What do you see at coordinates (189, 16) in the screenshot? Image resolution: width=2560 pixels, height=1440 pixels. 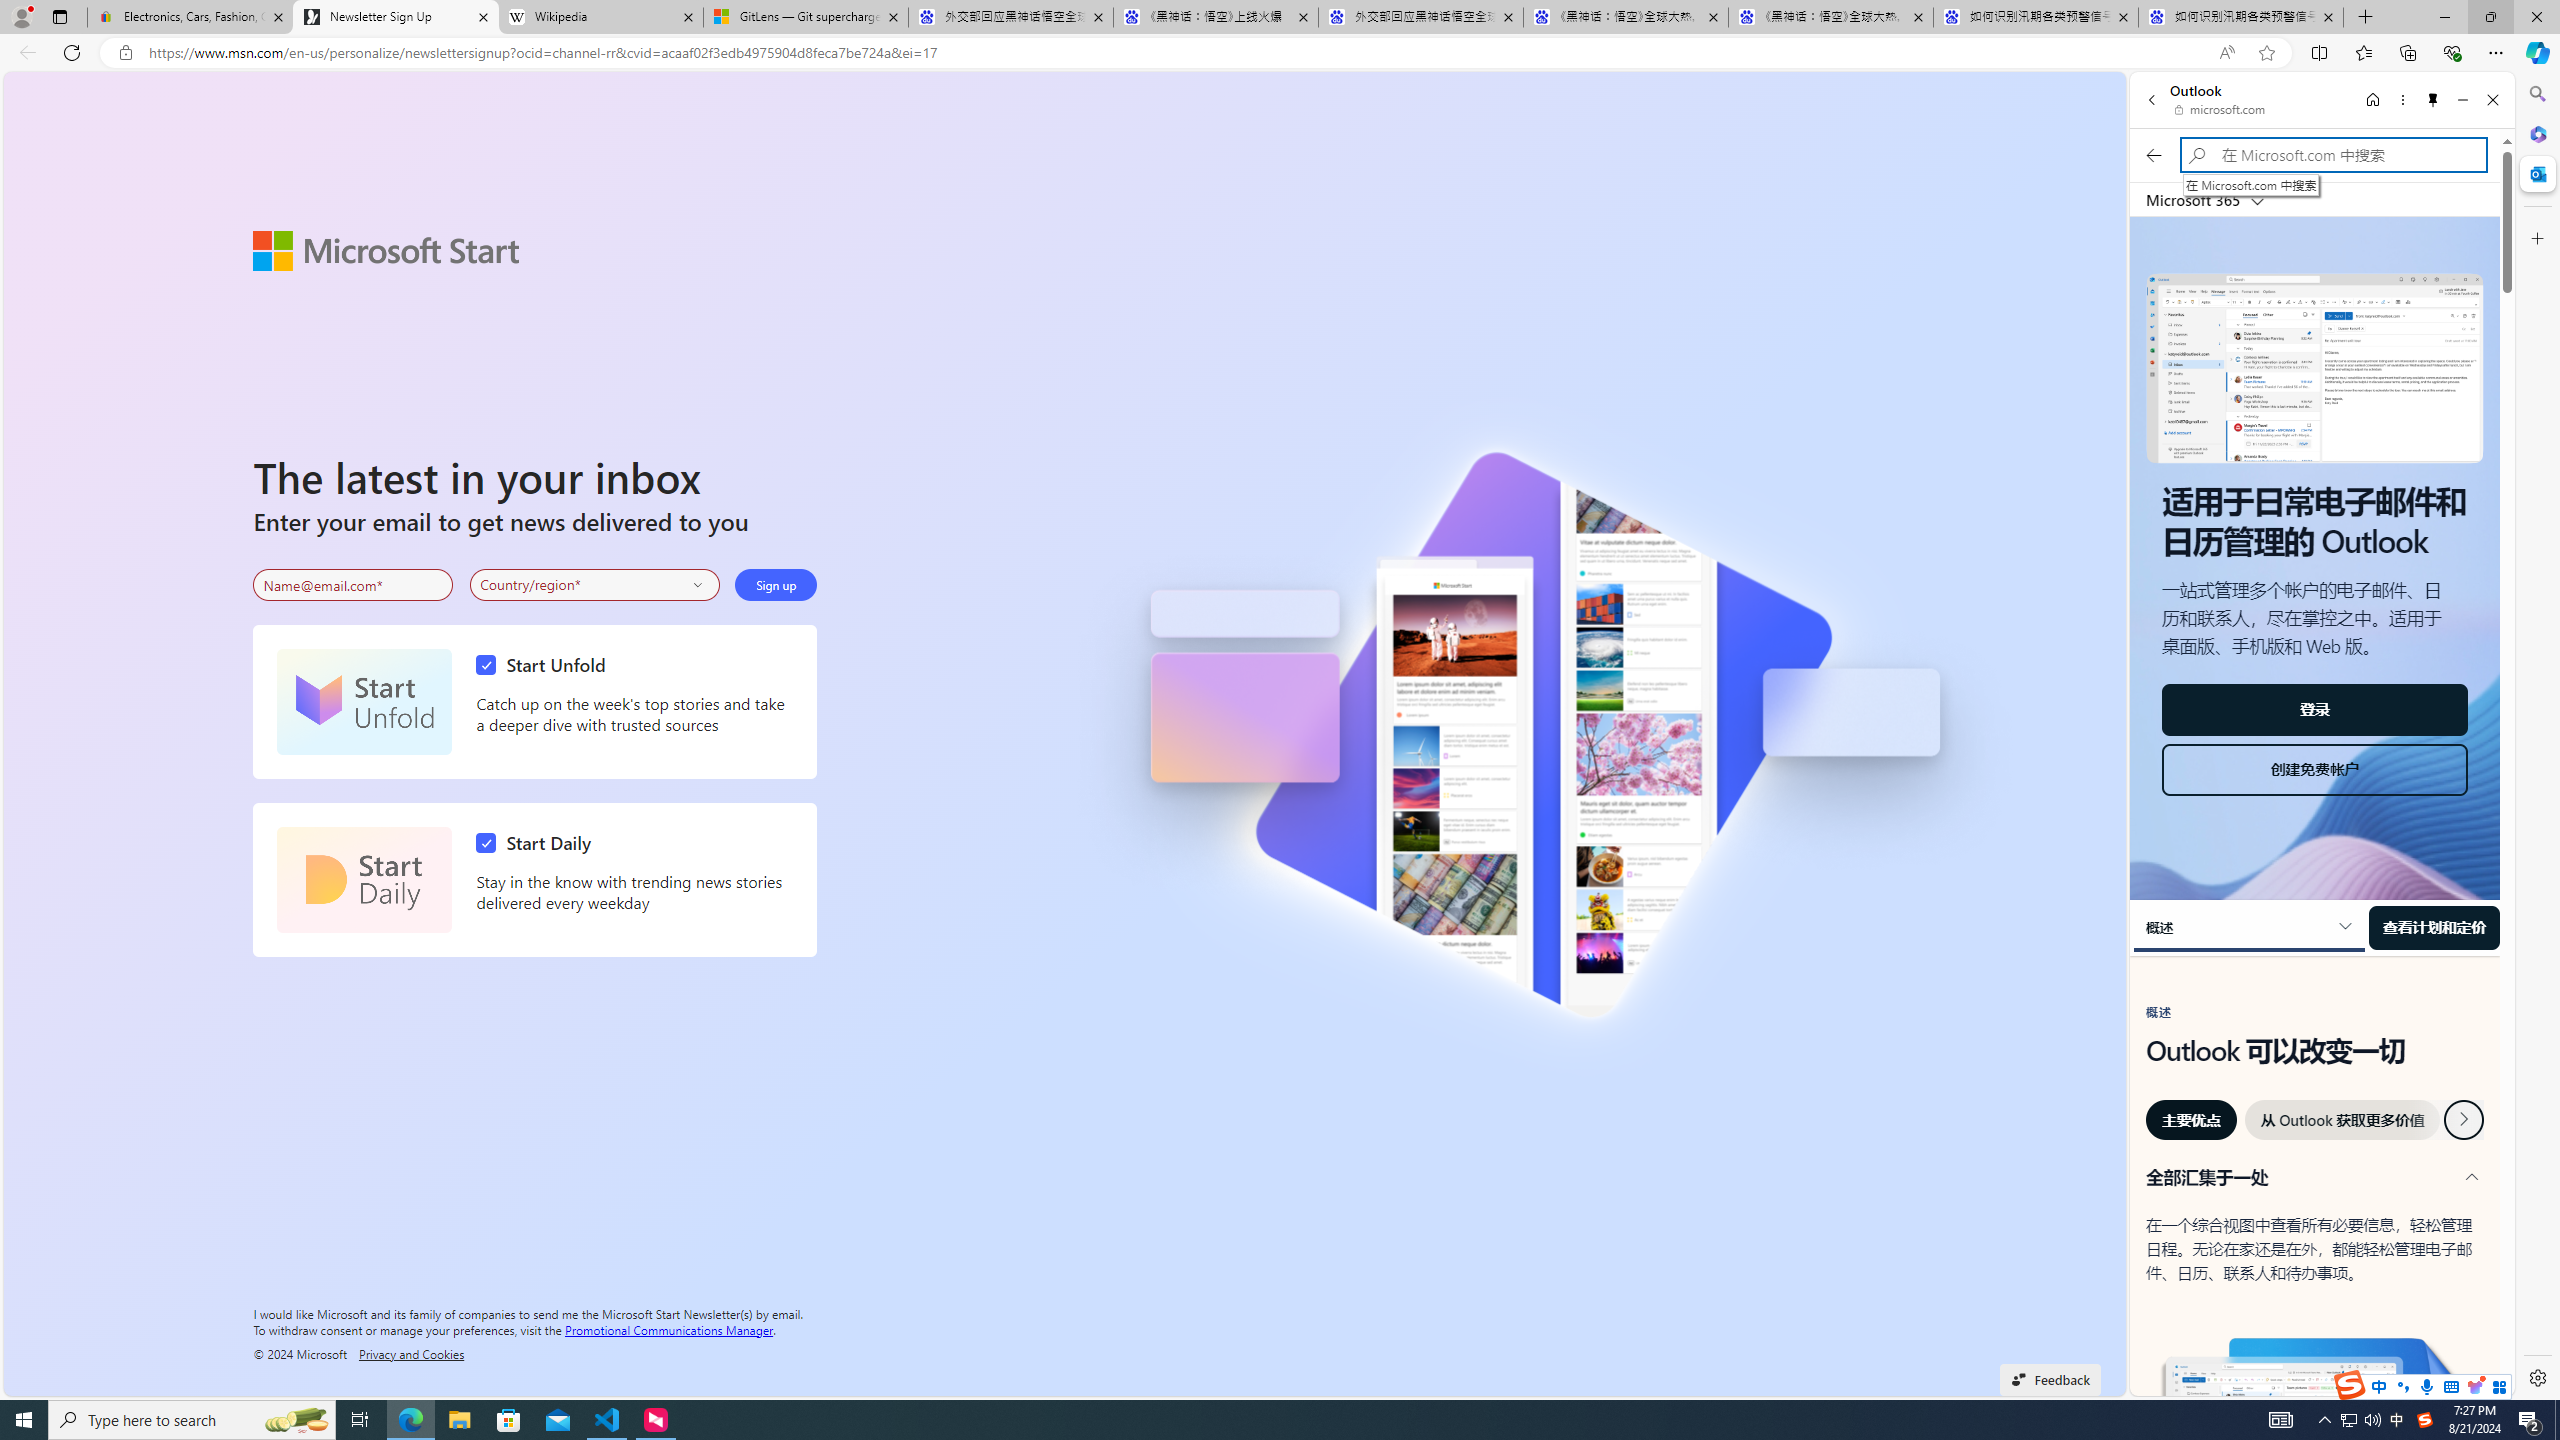 I see `'Electronics, Cars, Fashion, Collectibles & More | eBay'` at bounding box center [189, 16].